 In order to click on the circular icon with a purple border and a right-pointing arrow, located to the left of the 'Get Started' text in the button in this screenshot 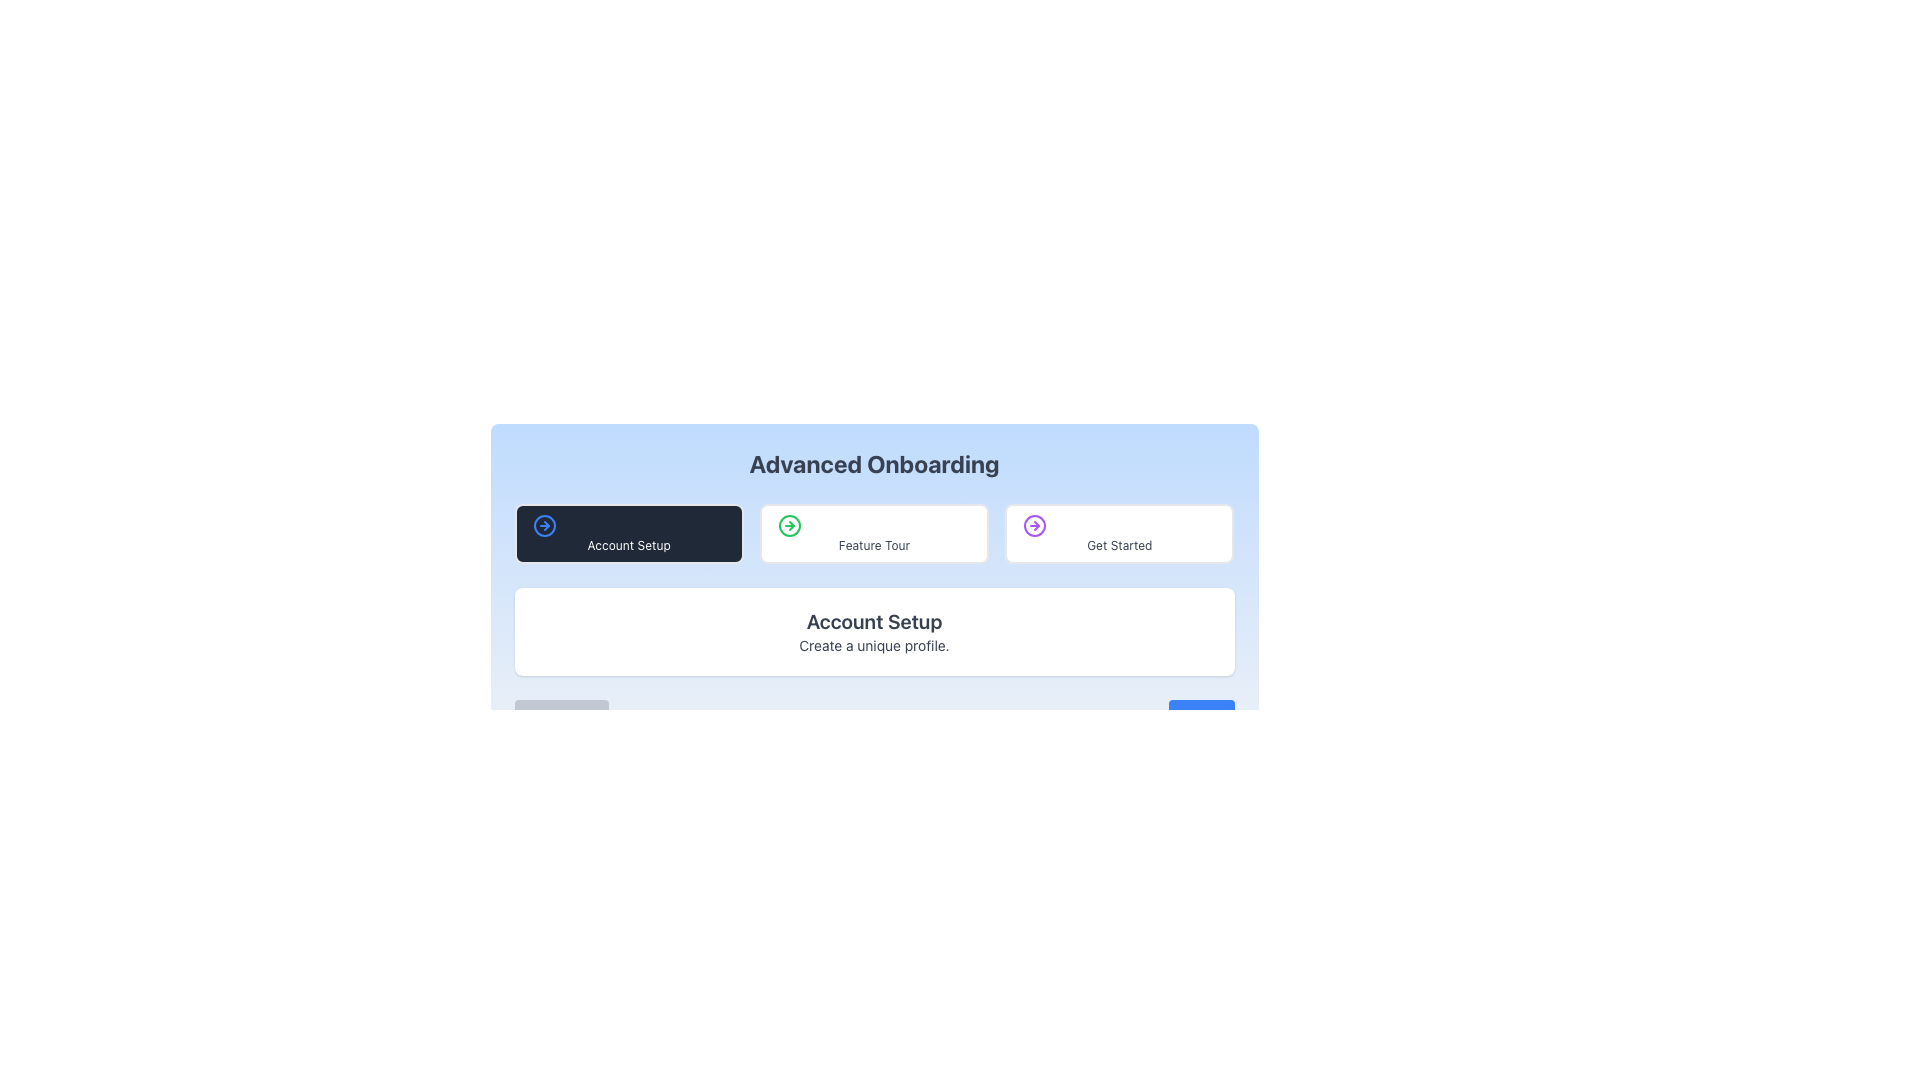, I will do `click(1035, 524)`.